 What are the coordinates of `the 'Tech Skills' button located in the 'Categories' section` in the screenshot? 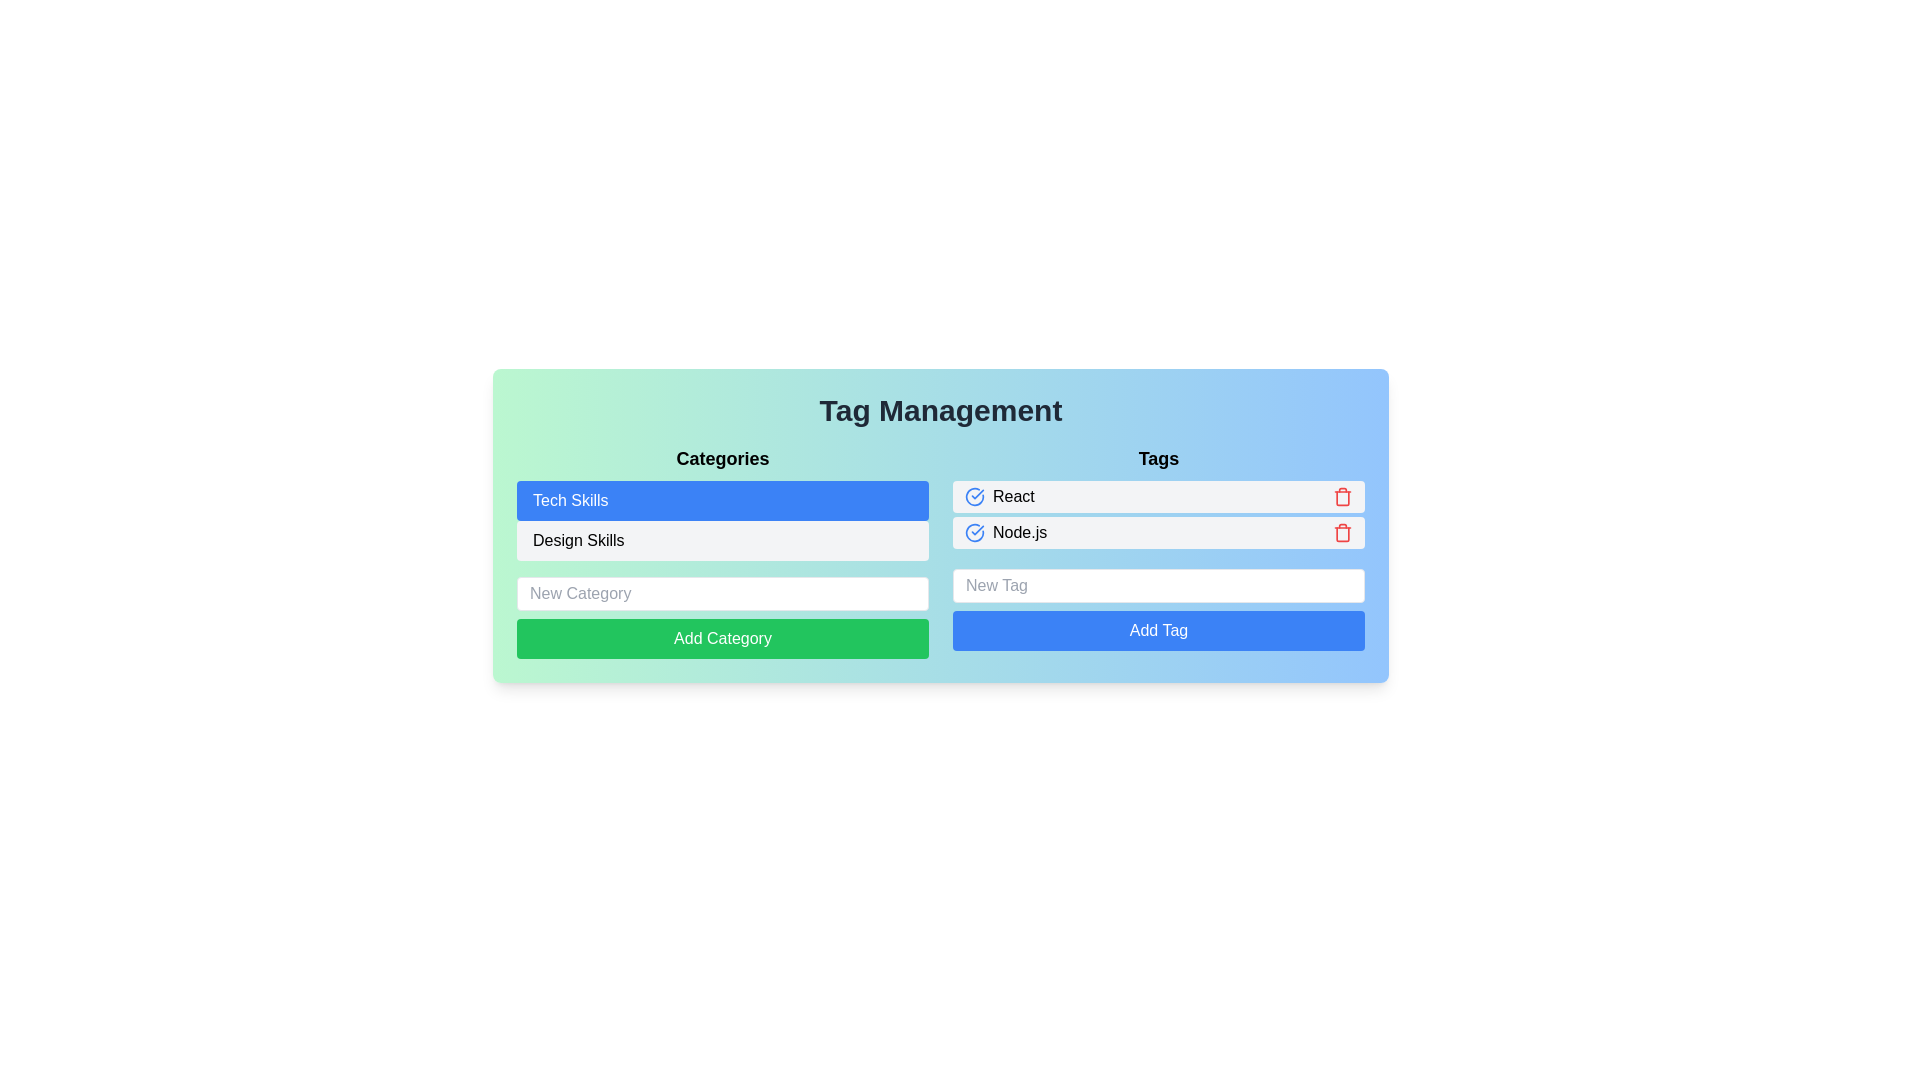 It's located at (722, 500).